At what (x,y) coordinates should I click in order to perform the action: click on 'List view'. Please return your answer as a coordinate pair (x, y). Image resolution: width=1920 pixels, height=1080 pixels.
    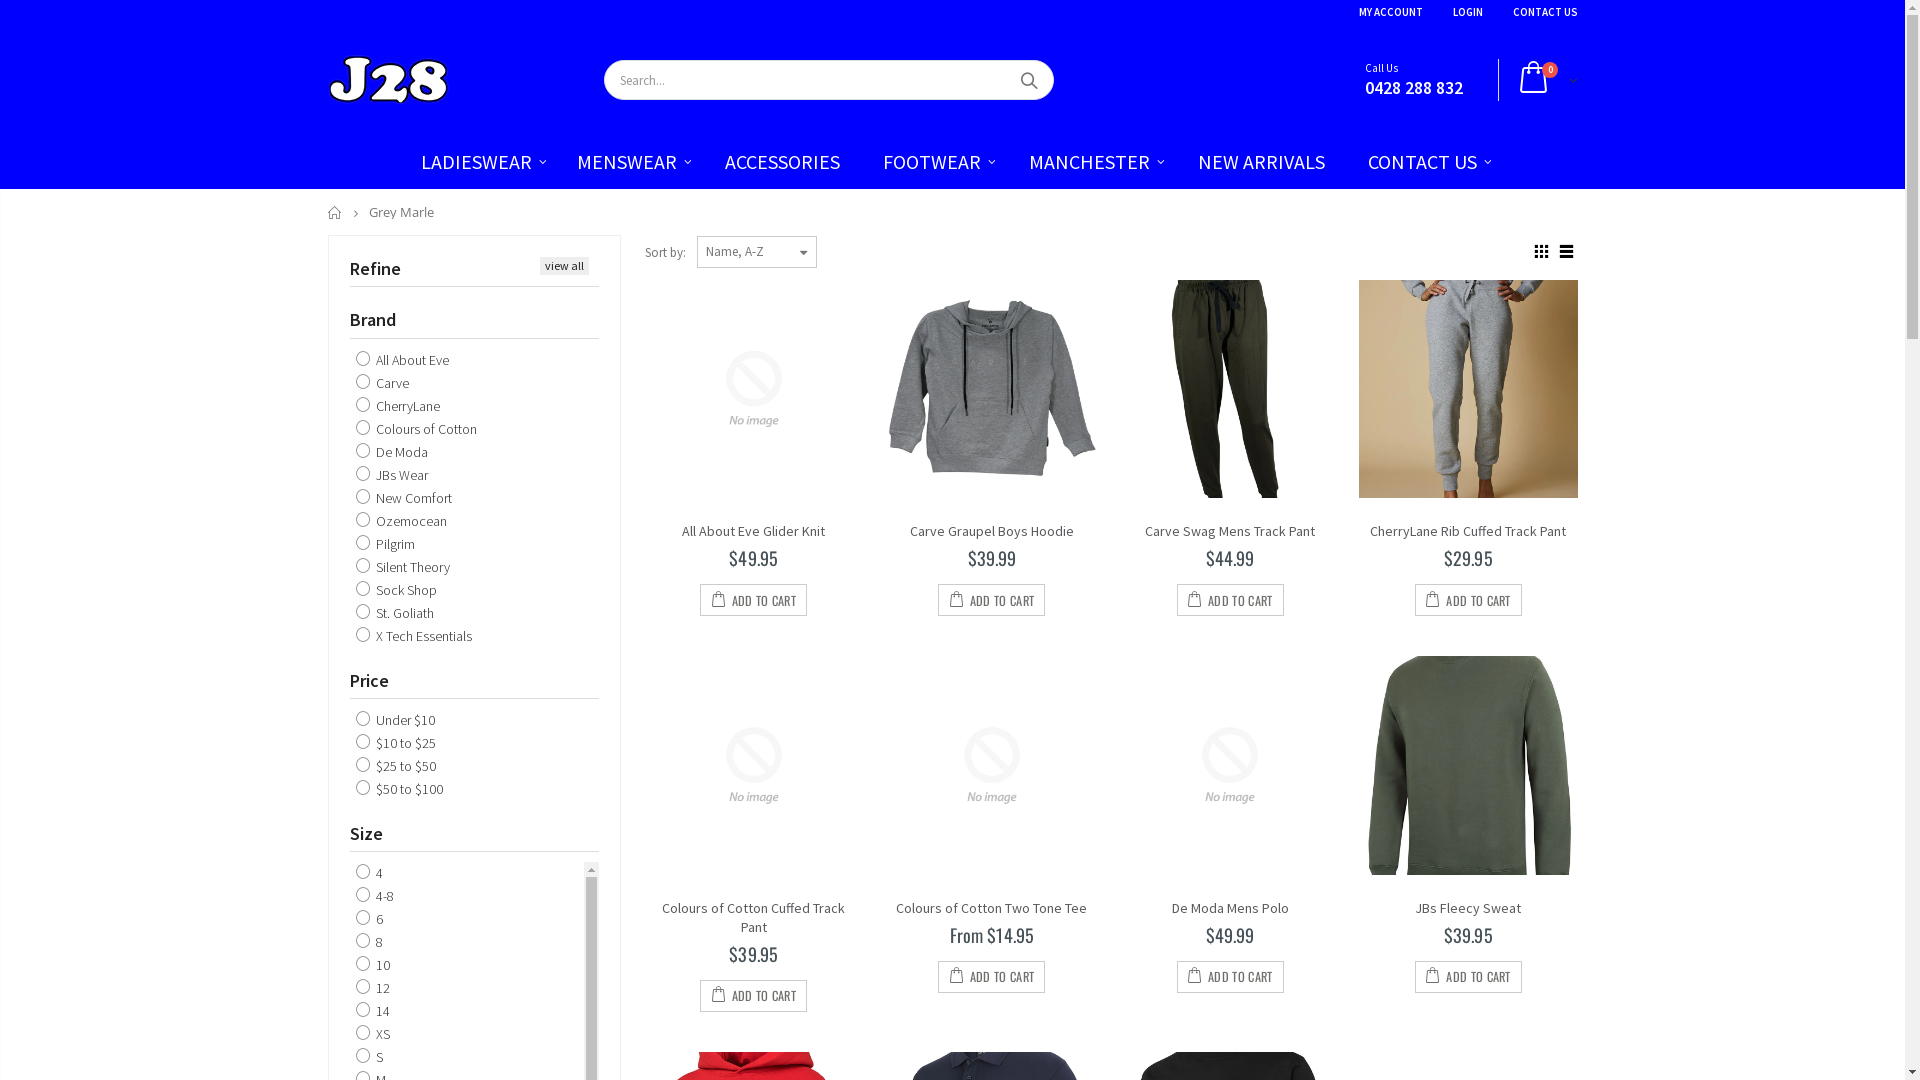
    Looking at the image, I should click on (1565, 250).